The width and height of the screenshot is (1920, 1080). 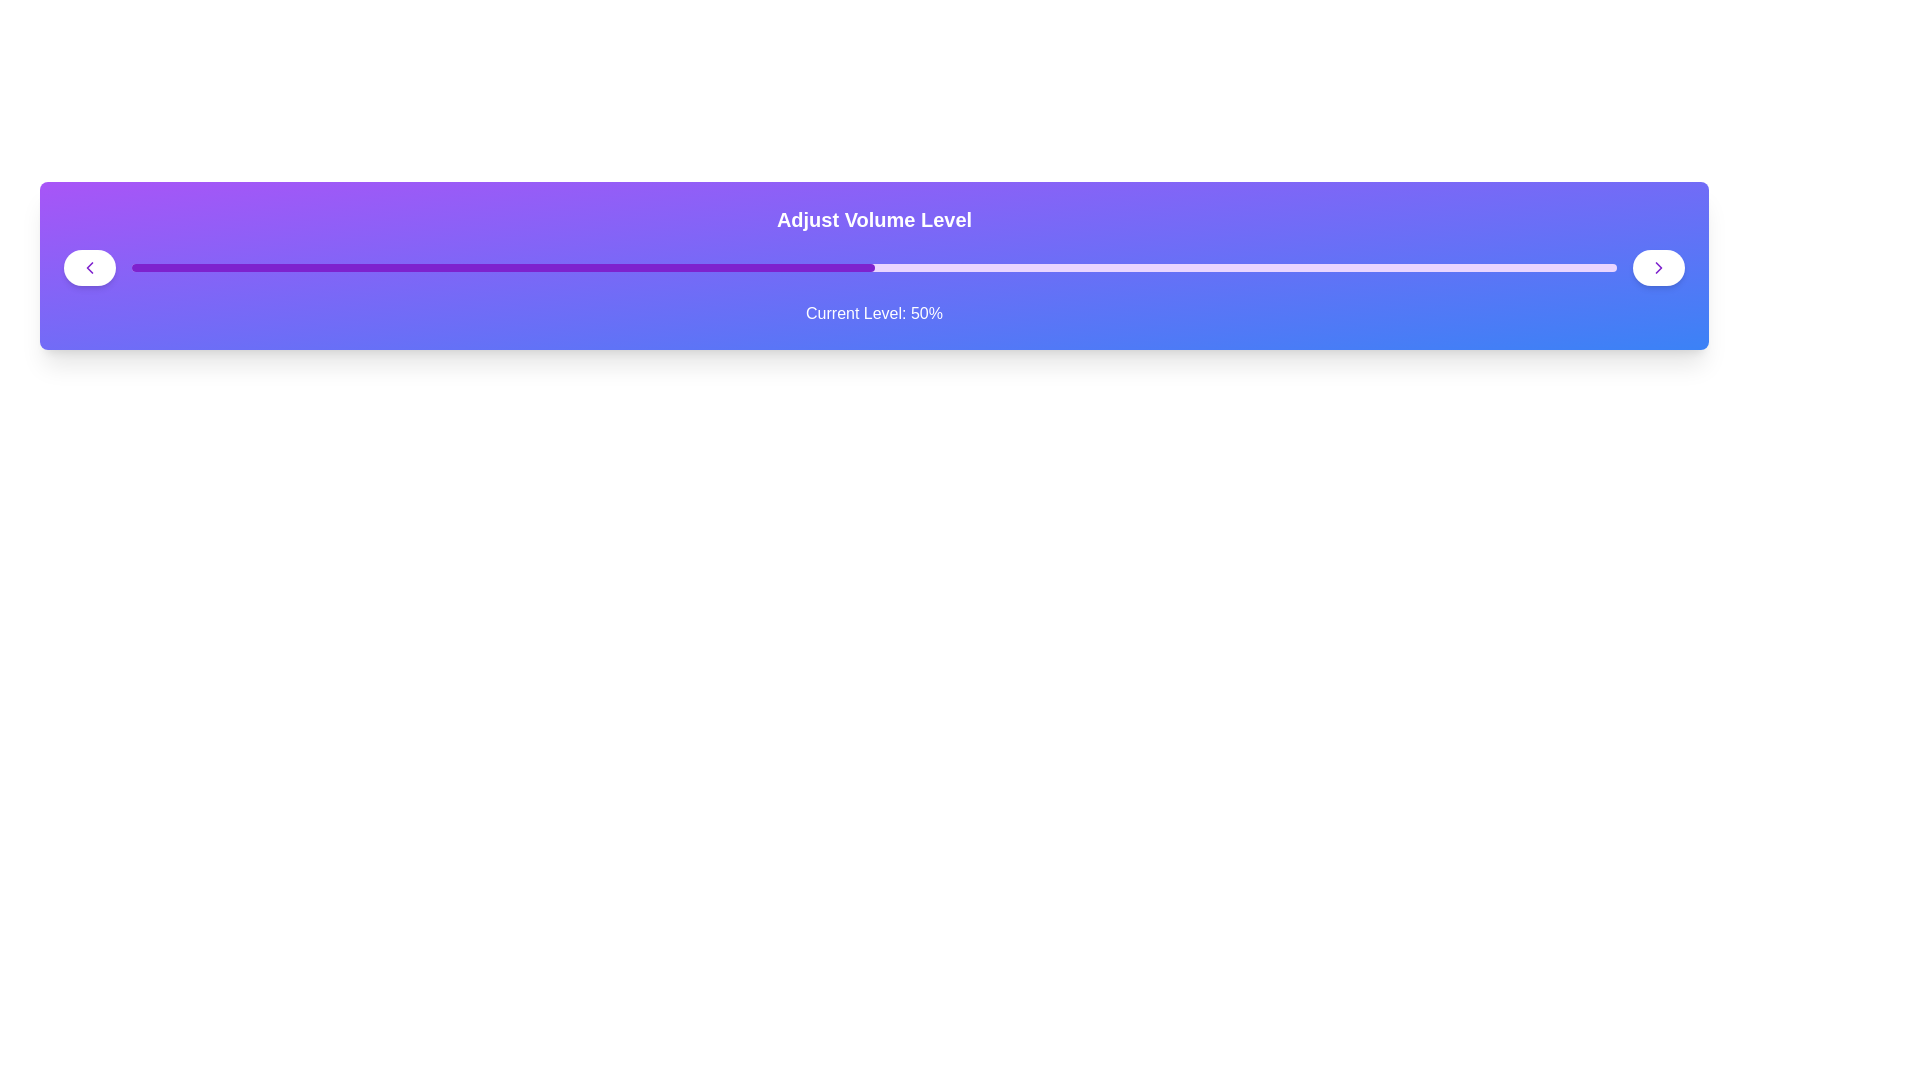 I want to click on the volume level, so click(x=681, y=266).